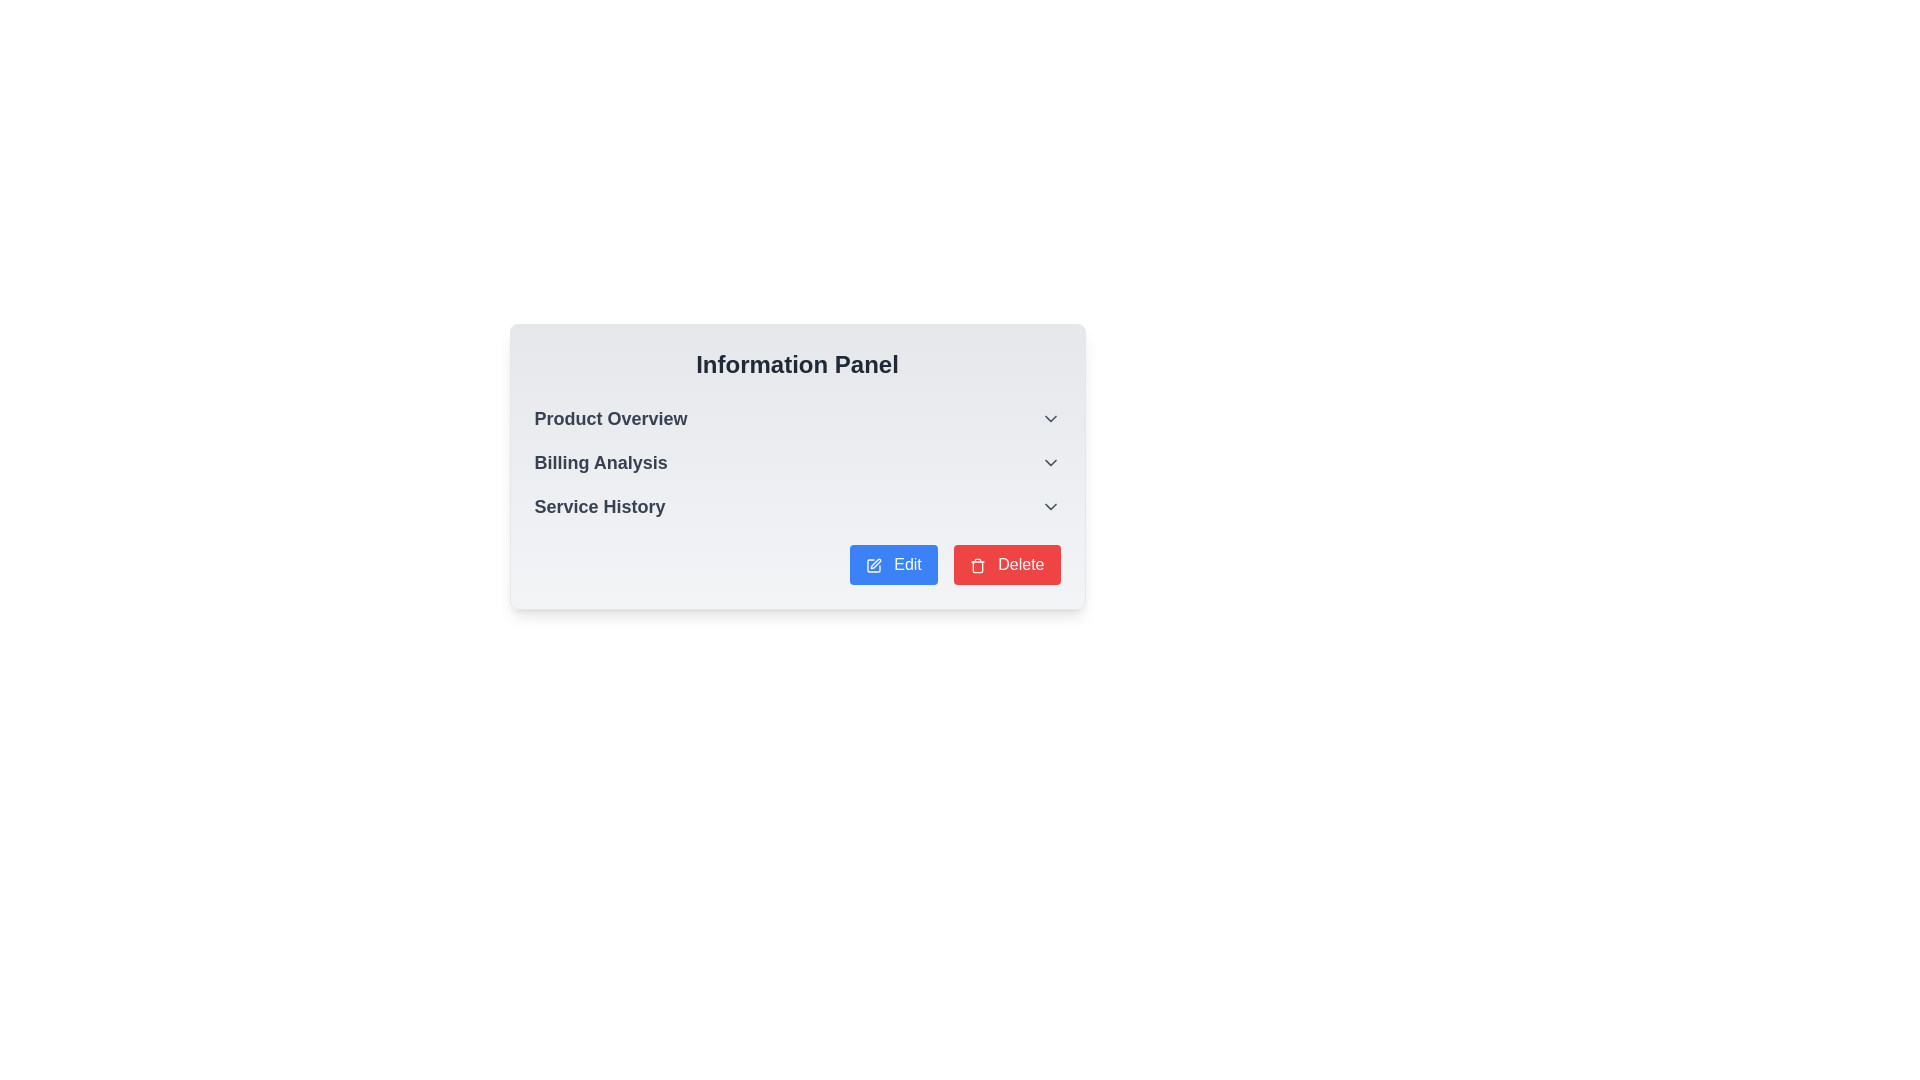 This screenshot has height=1080, width=1920. I want to click on on the collapsible menu section within the 'Information Panel', so click(796, 462).